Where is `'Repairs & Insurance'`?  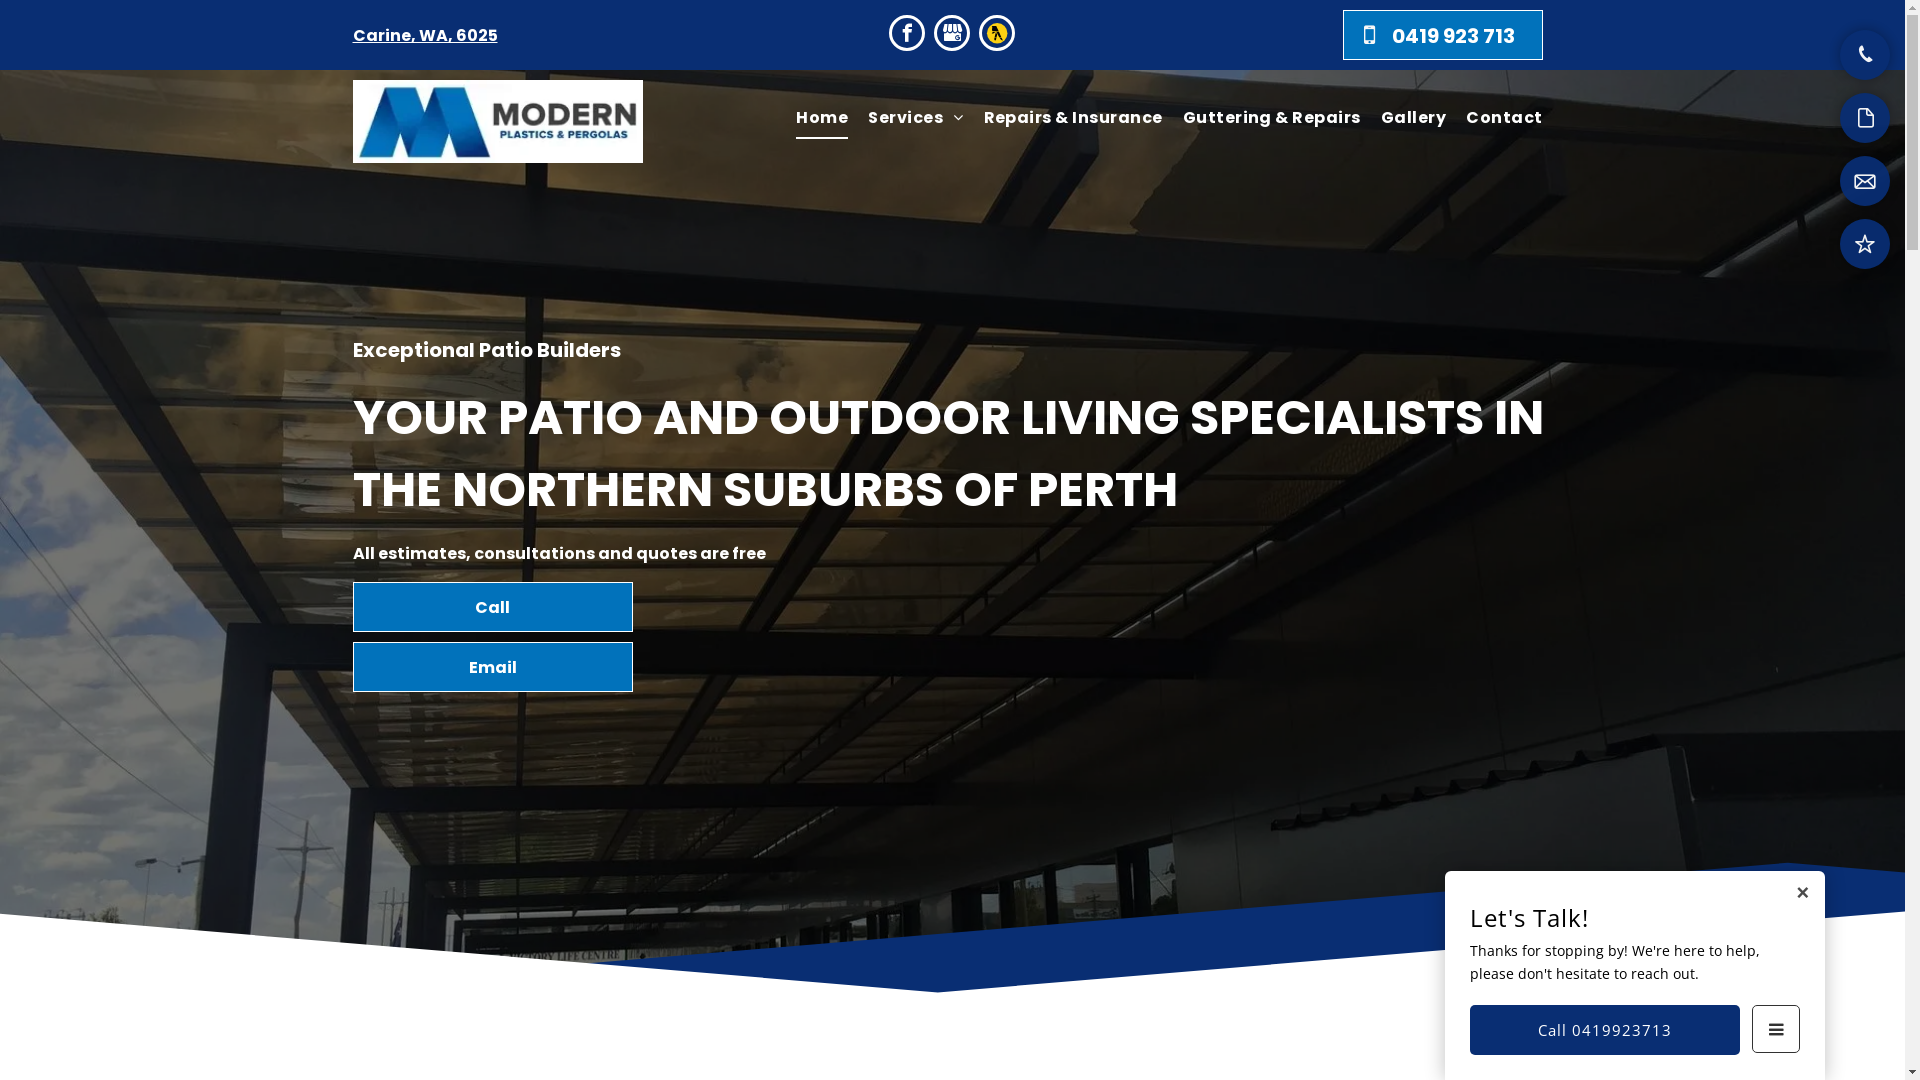
'Repairs & Insurance' is located at coordinates (974, 118).